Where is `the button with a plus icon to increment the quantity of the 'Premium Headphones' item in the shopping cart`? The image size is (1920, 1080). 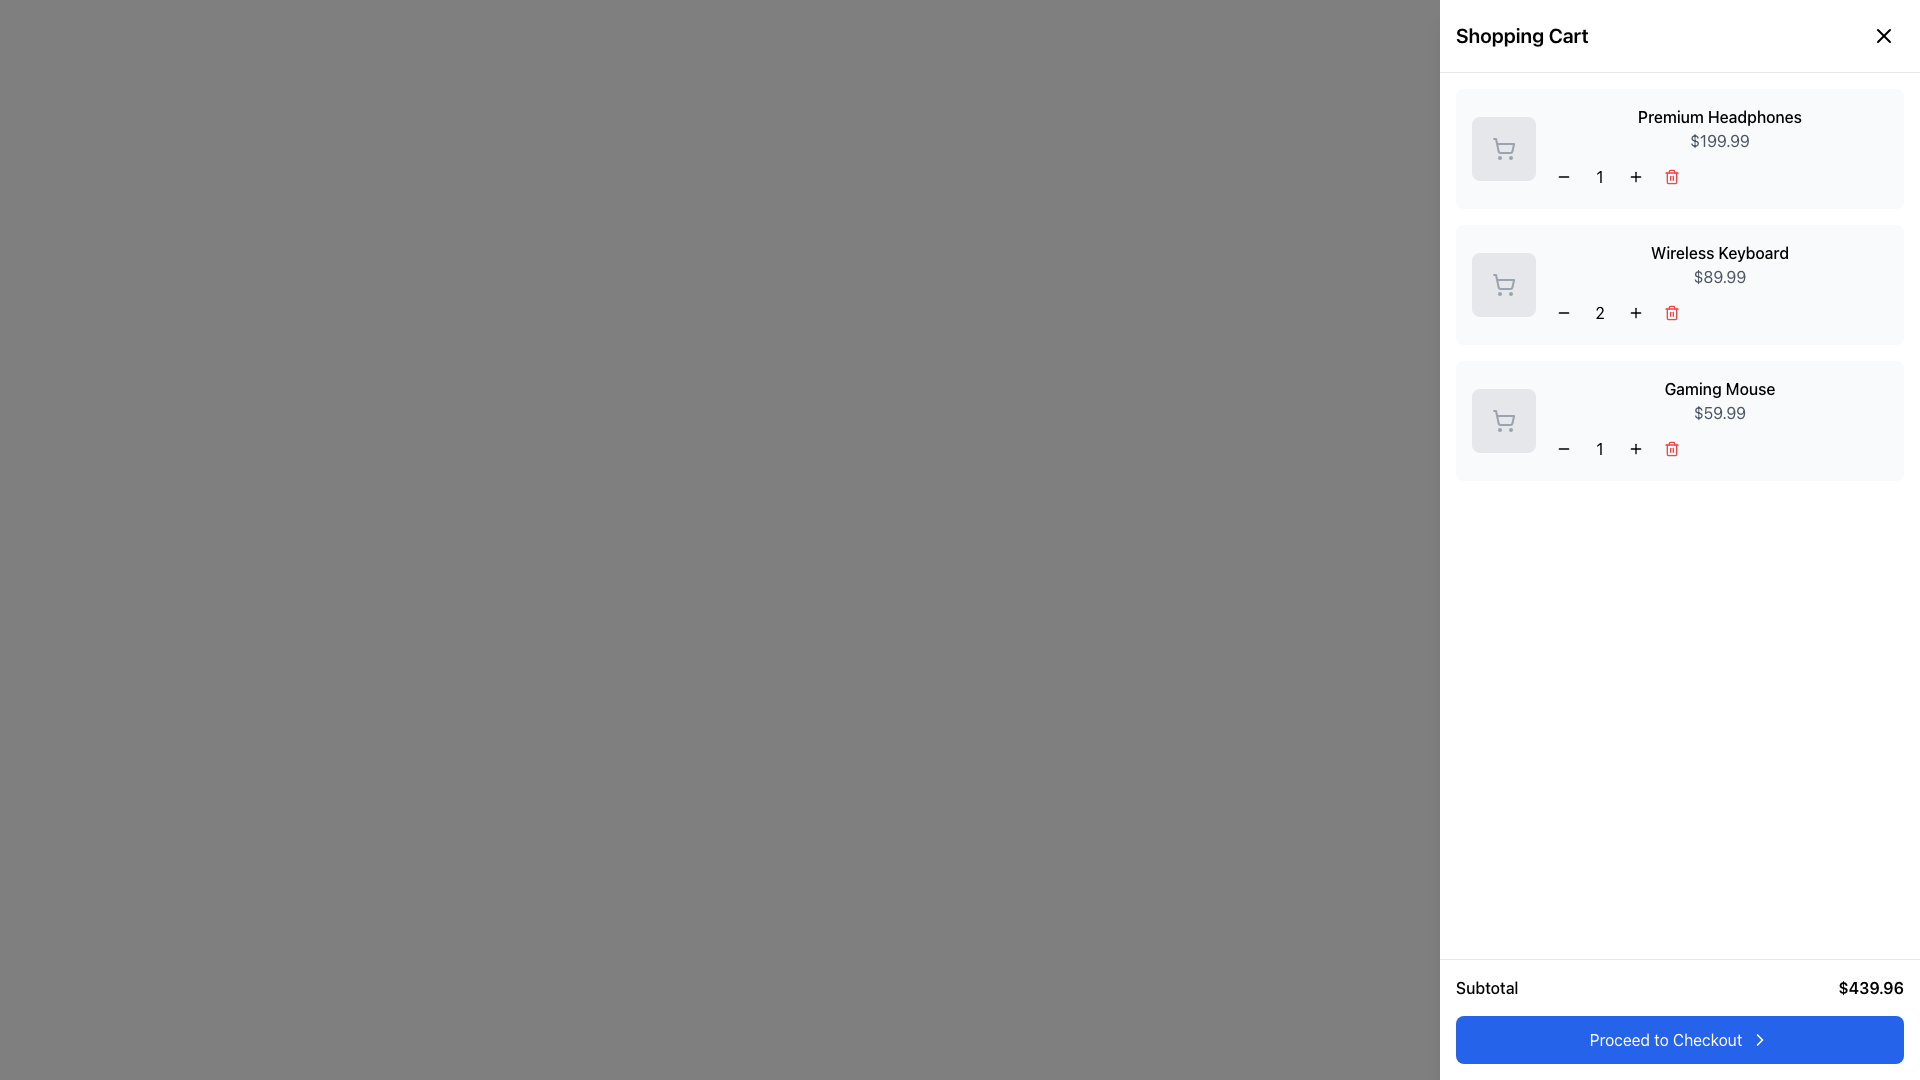 the button with a plus icon to increment the quantity of the 'Premium Headphones' item in the shopping cart is located at coordinates (1636, 176).